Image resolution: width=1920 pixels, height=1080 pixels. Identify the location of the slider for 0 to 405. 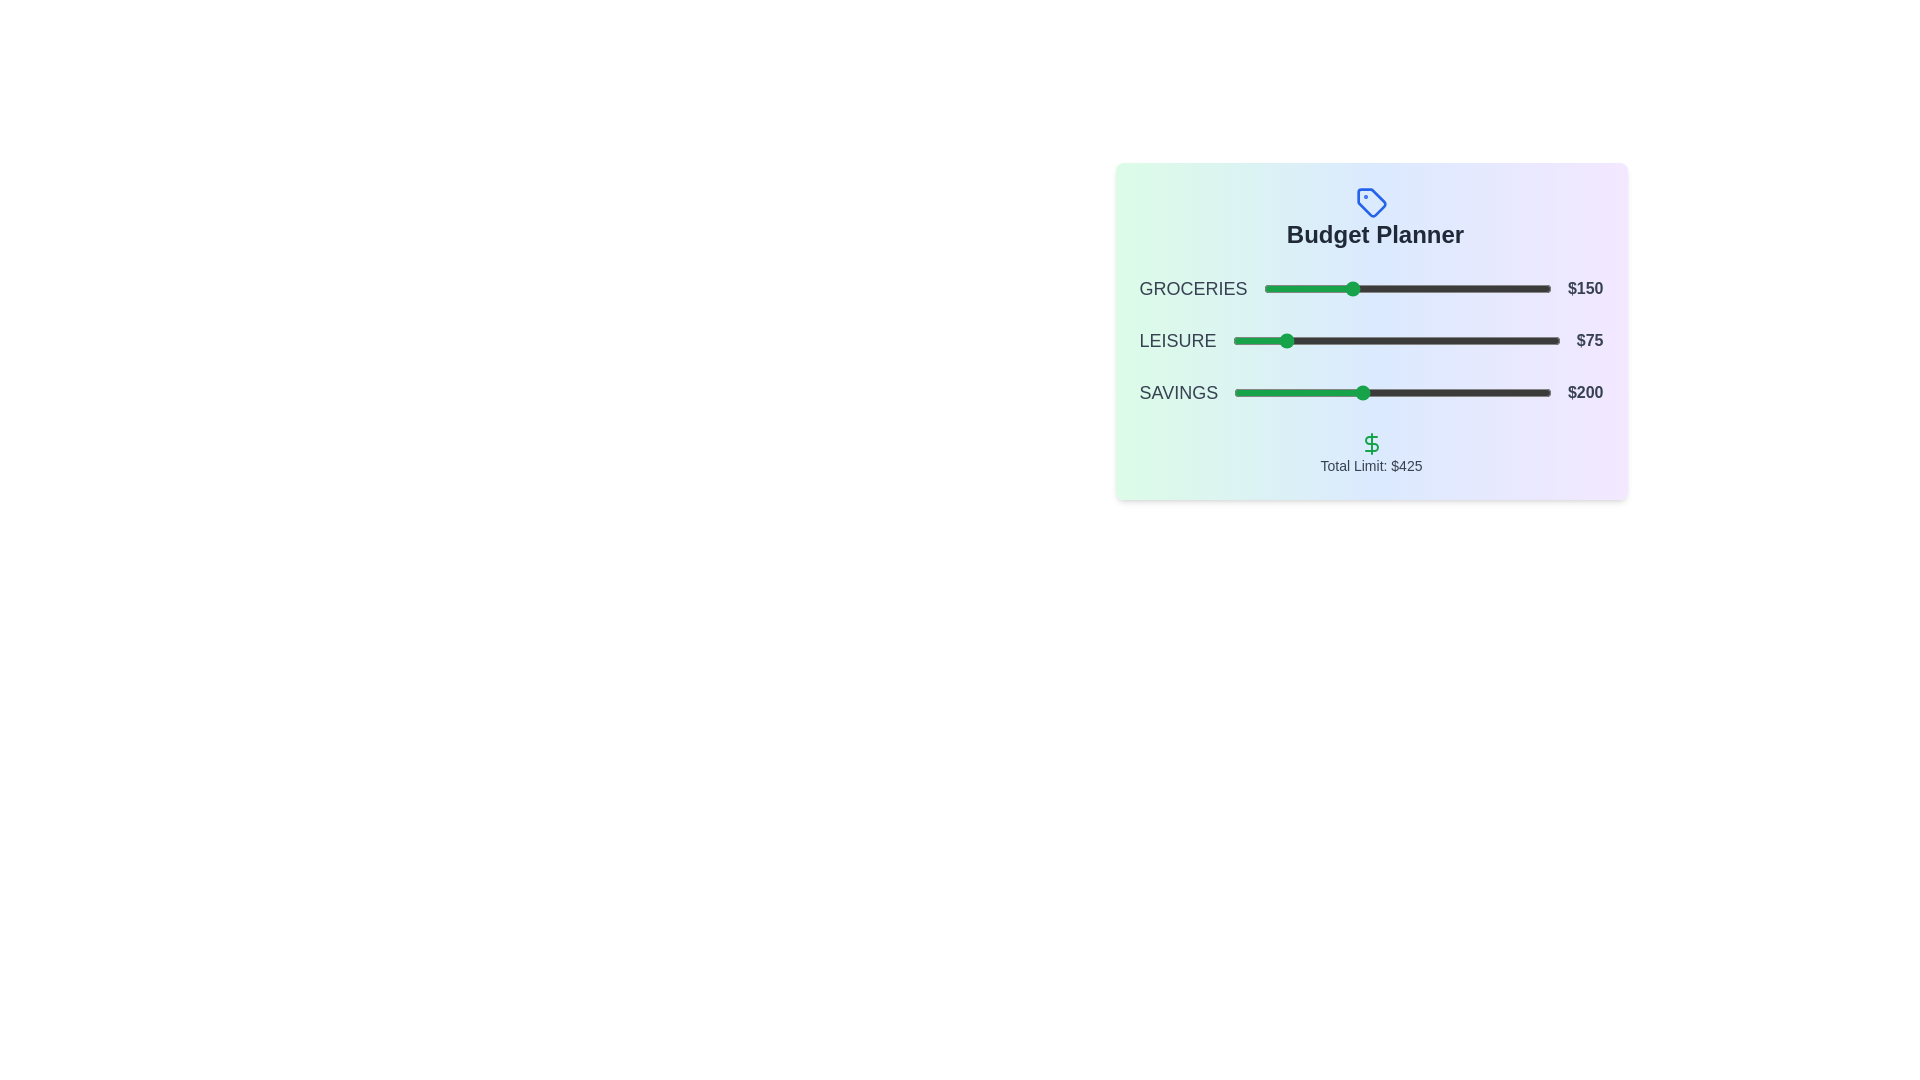
(1497, 289).